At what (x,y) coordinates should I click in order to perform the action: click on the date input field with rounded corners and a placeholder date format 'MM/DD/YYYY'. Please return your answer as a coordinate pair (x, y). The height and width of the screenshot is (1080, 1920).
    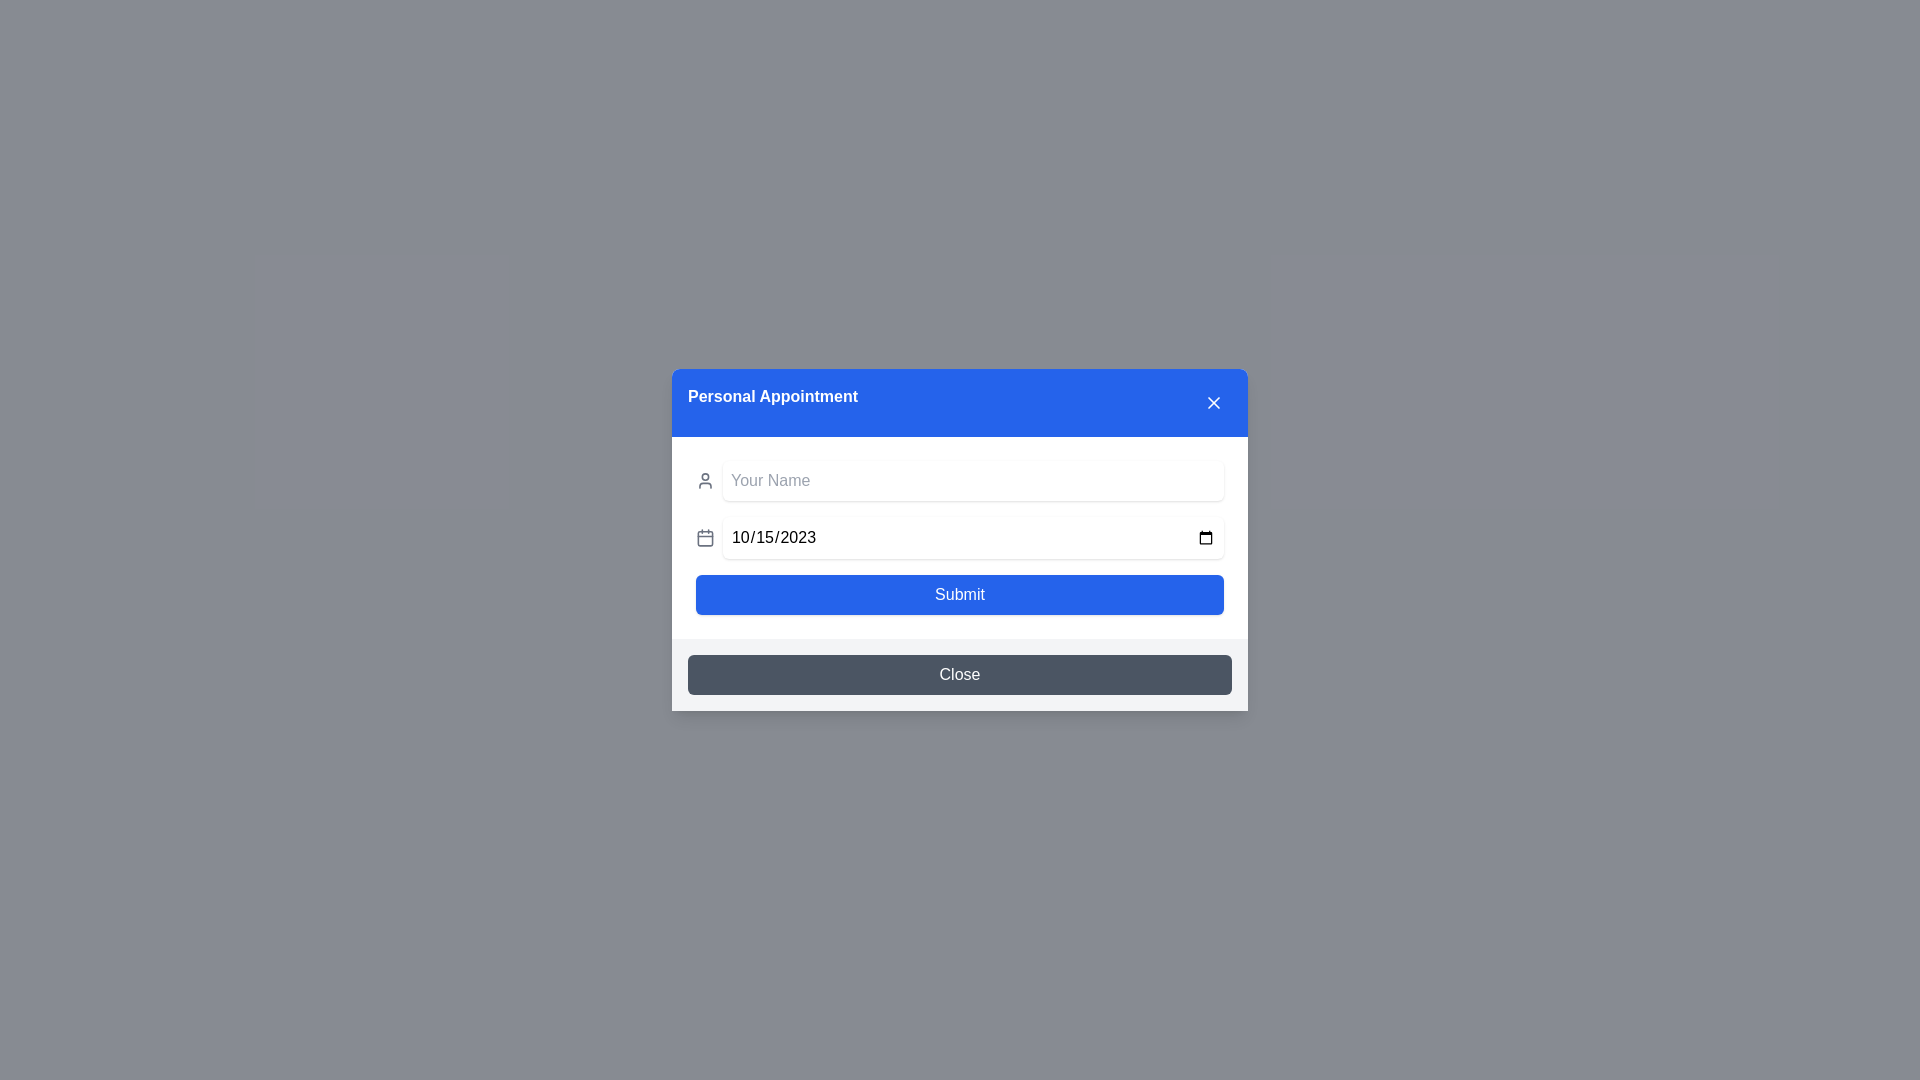
    Looking at the image, I should click on (973, 536).